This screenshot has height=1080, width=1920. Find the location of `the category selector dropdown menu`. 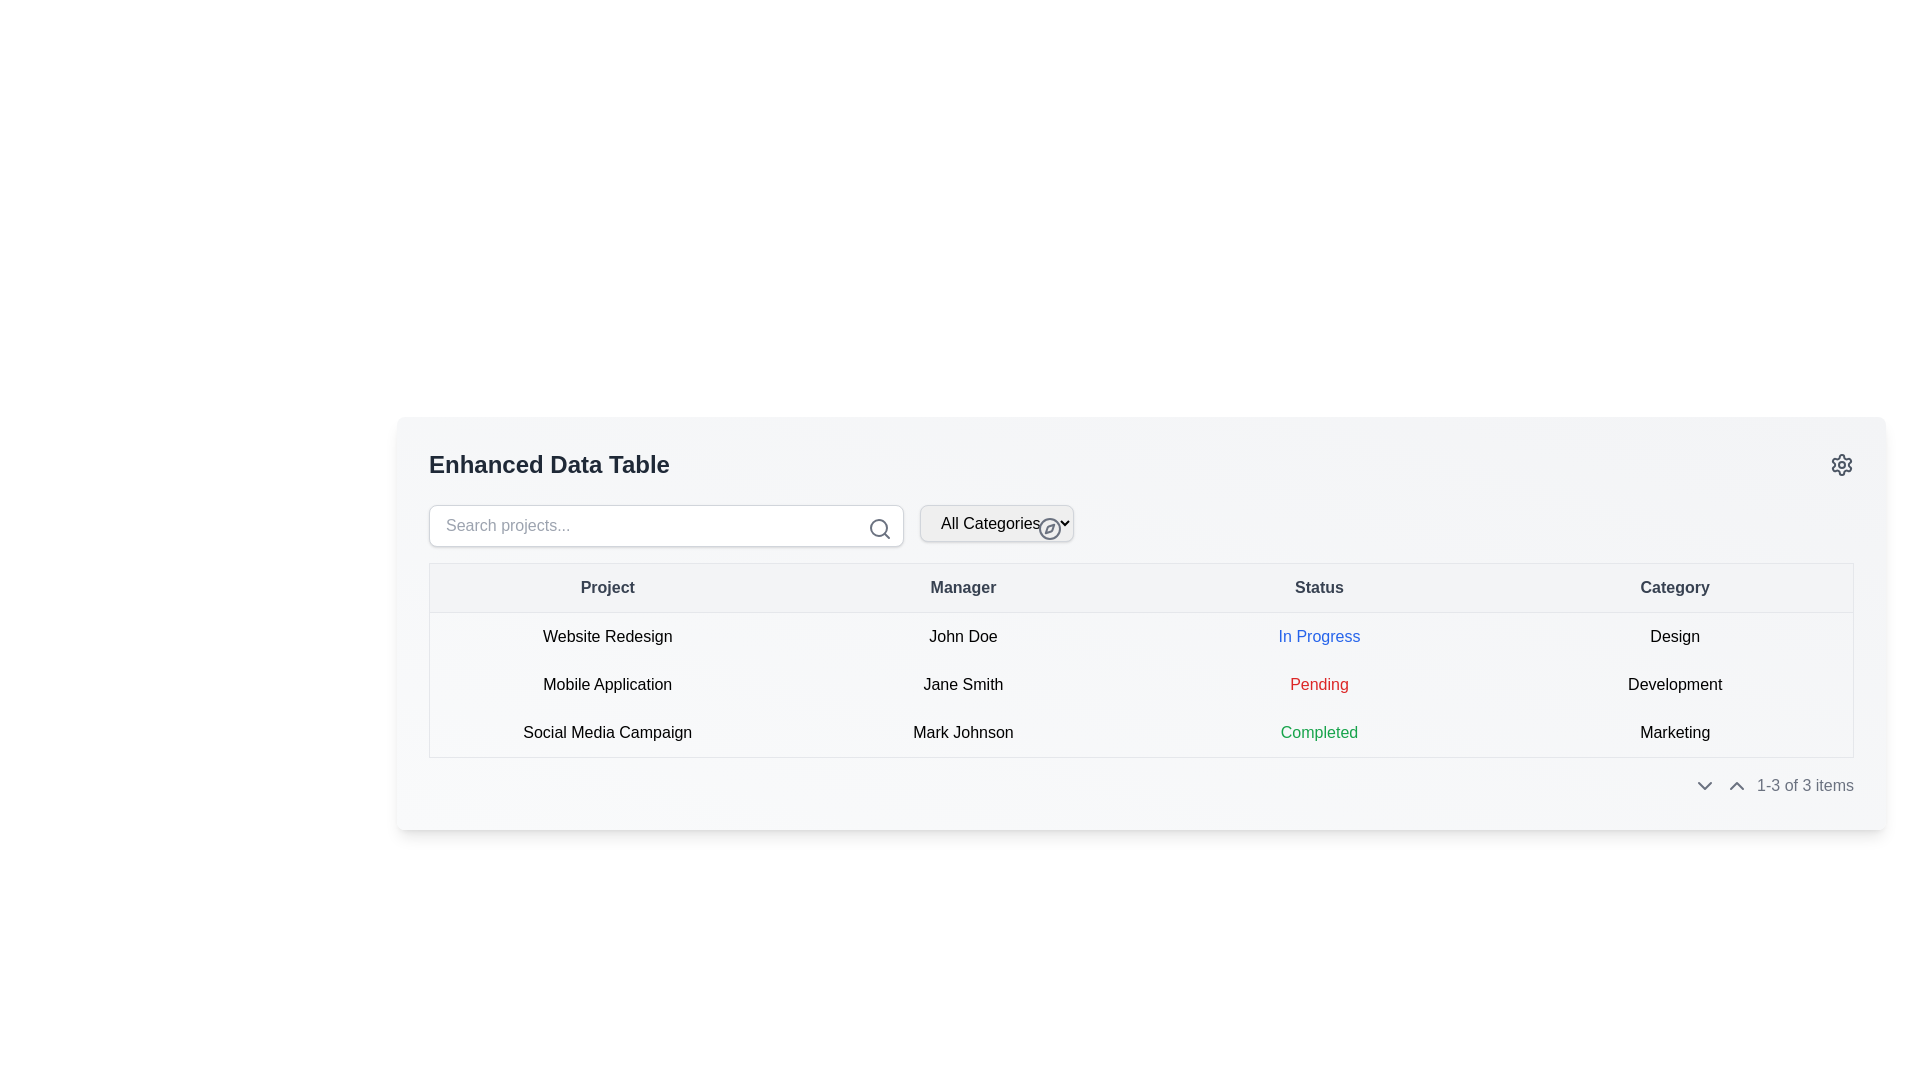

the category selector dropdown menu is located at coordinates (997, 524).